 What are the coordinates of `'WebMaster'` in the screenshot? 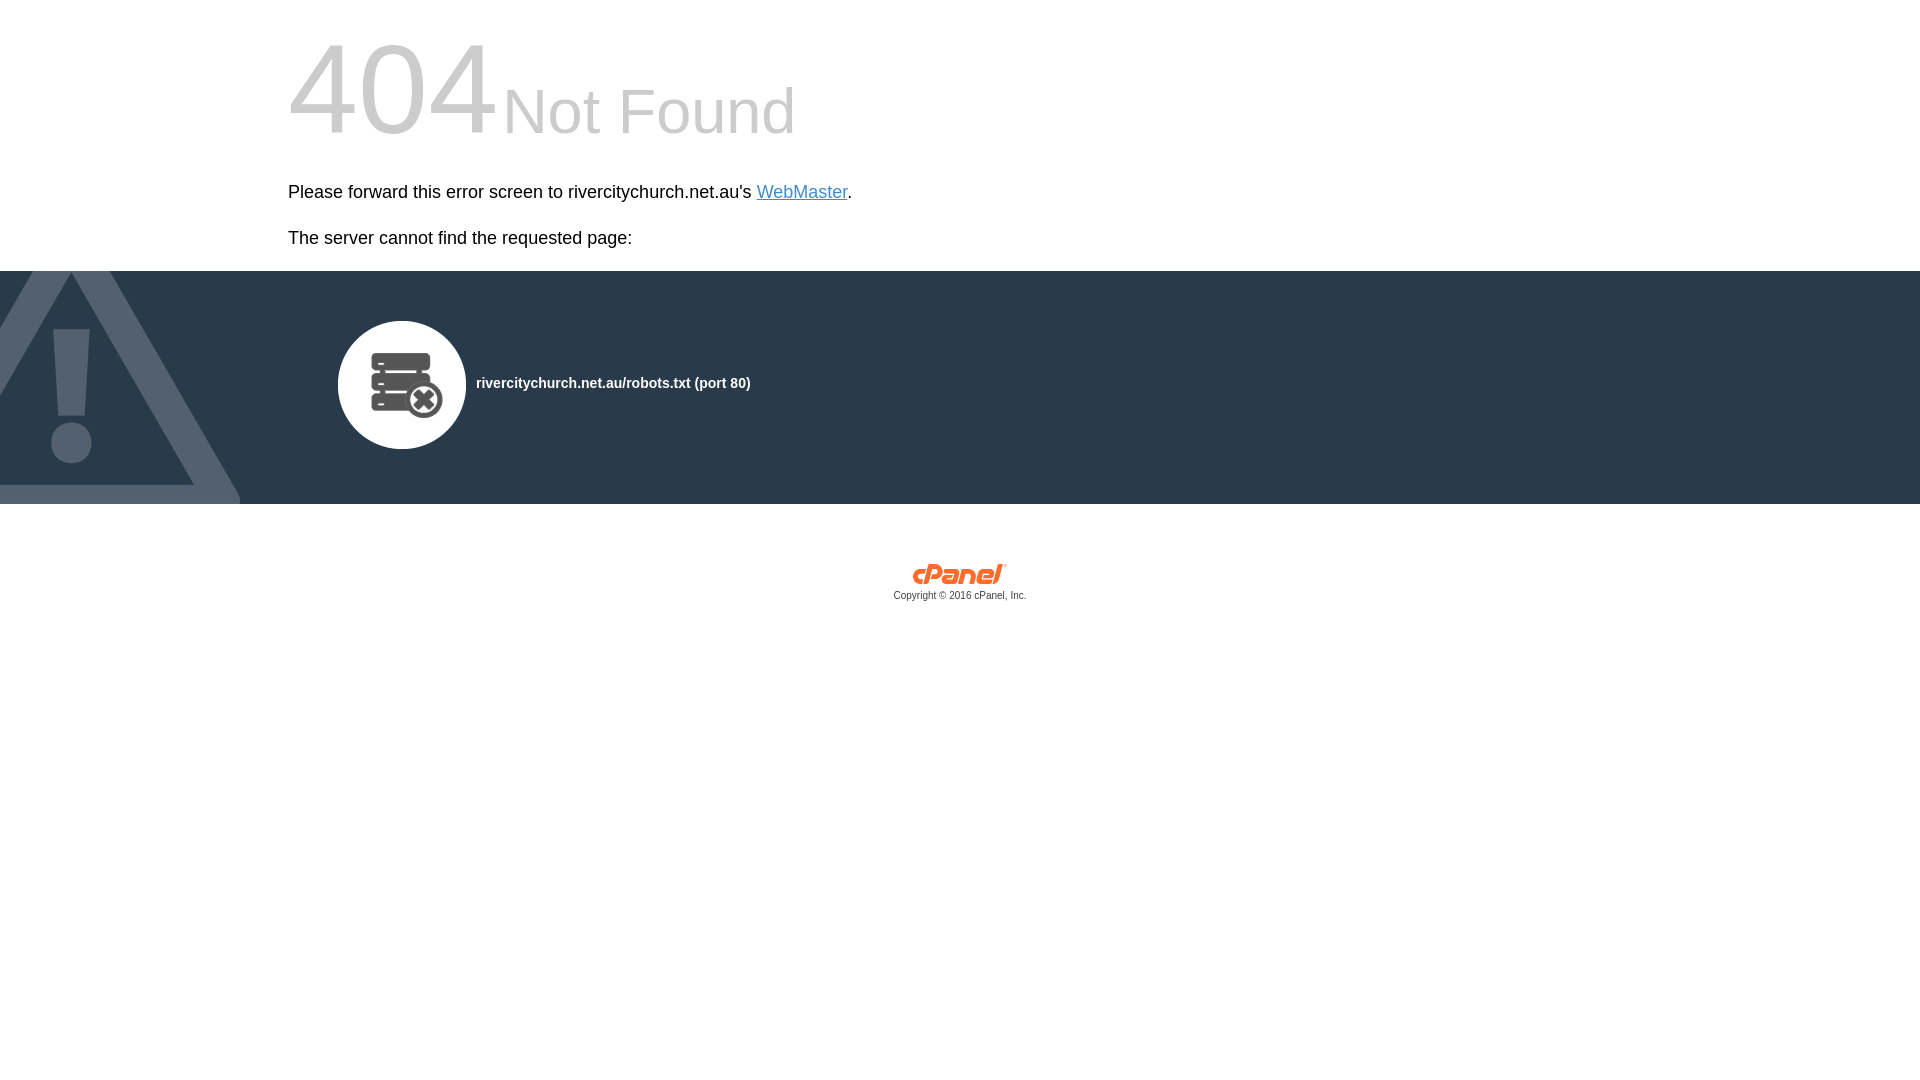 It's located at (756, 192).